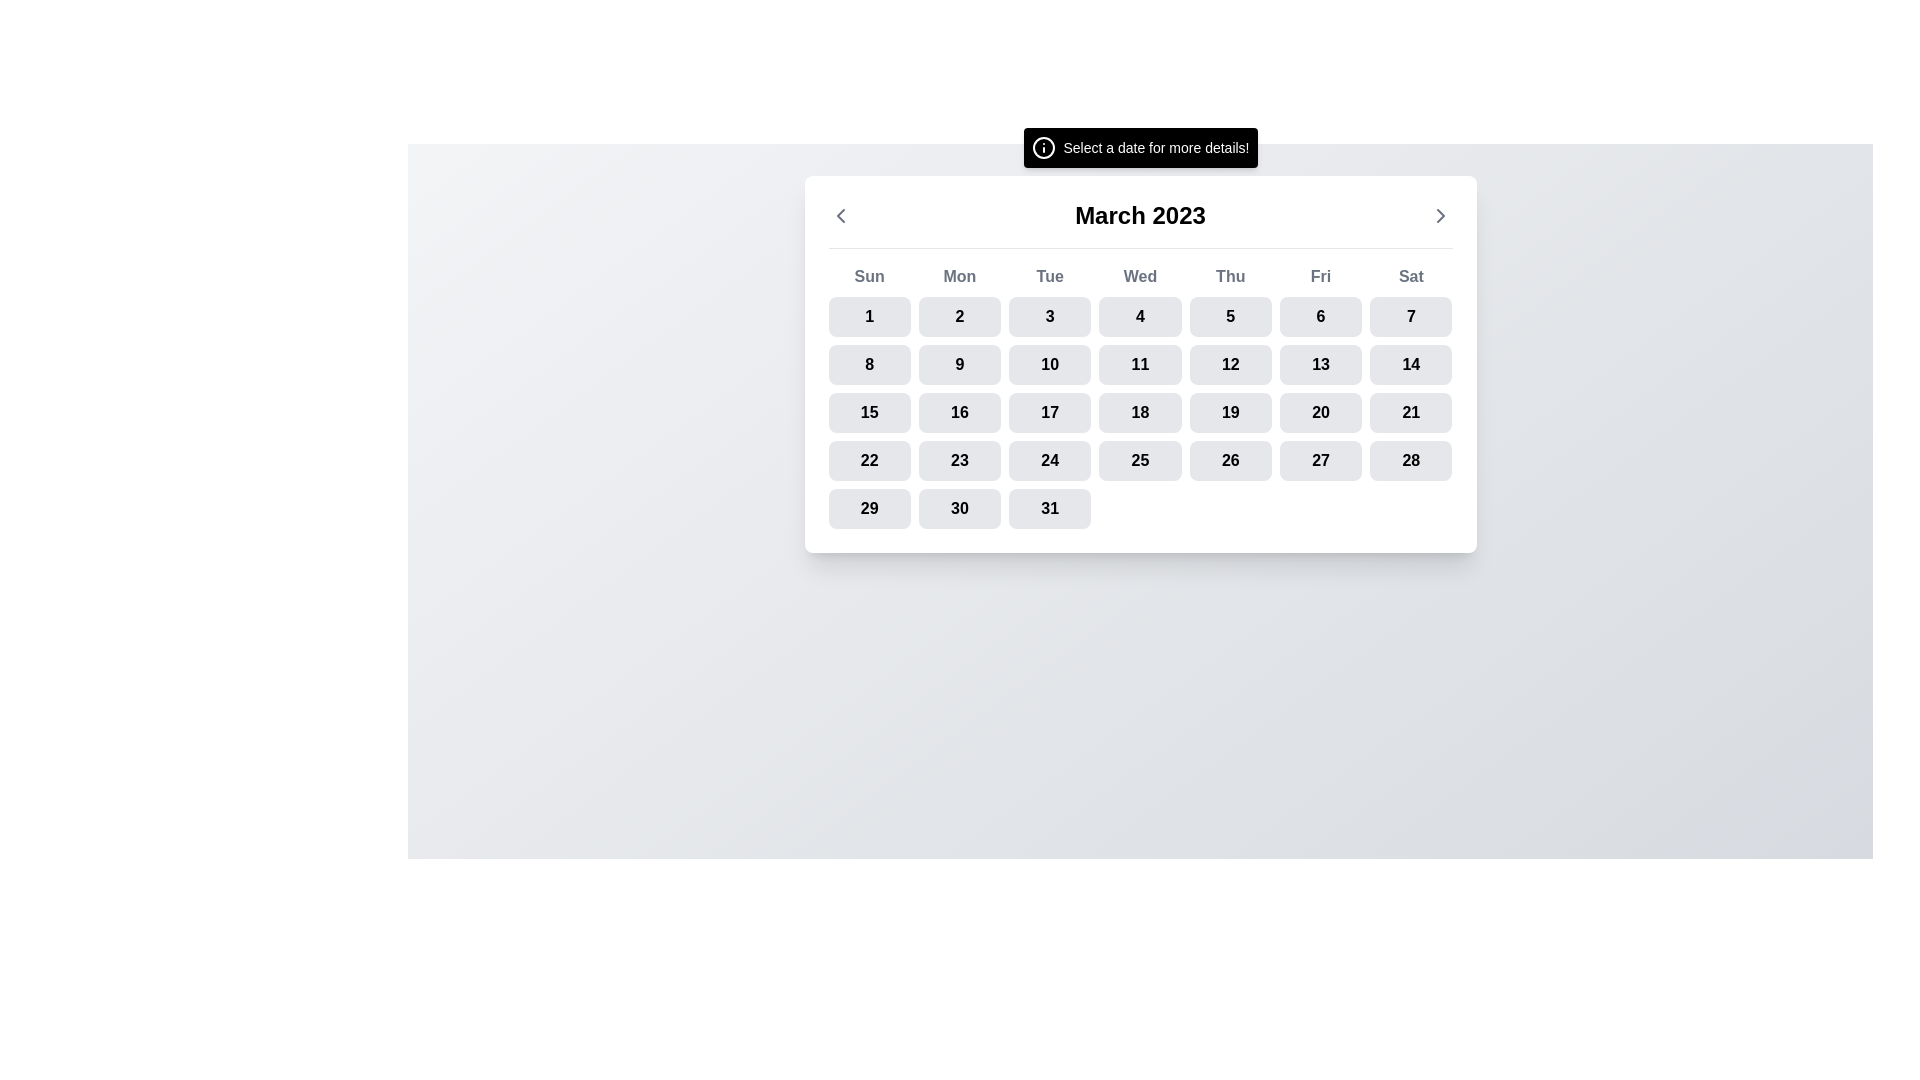 This screenshot has width=1920, height=1080. What do you see at coordinates (1410, 461) in the screenshot?
I see `the button representing the 28th day in the calendar` at bounding box center [1410, 461].